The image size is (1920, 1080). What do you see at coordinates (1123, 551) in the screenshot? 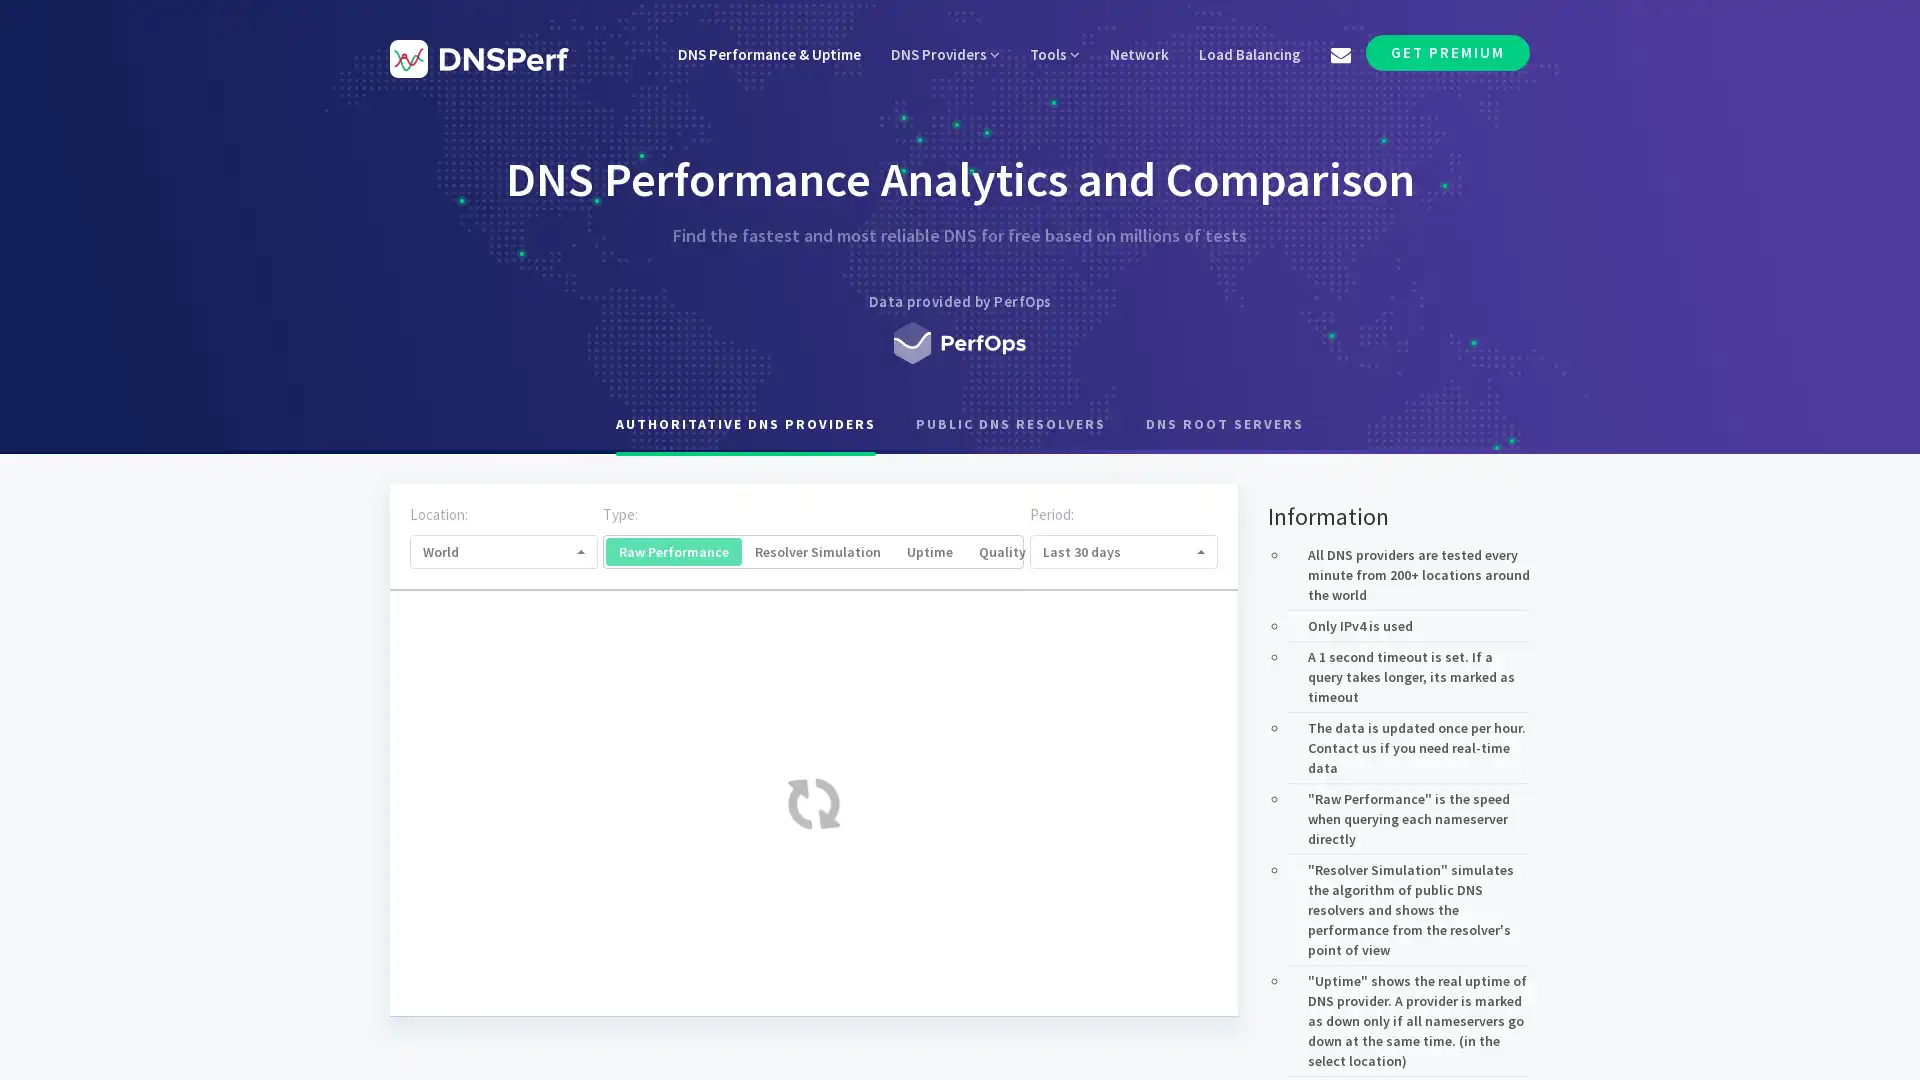
I see `Last 30 days` at bounding box center [1123, 551].